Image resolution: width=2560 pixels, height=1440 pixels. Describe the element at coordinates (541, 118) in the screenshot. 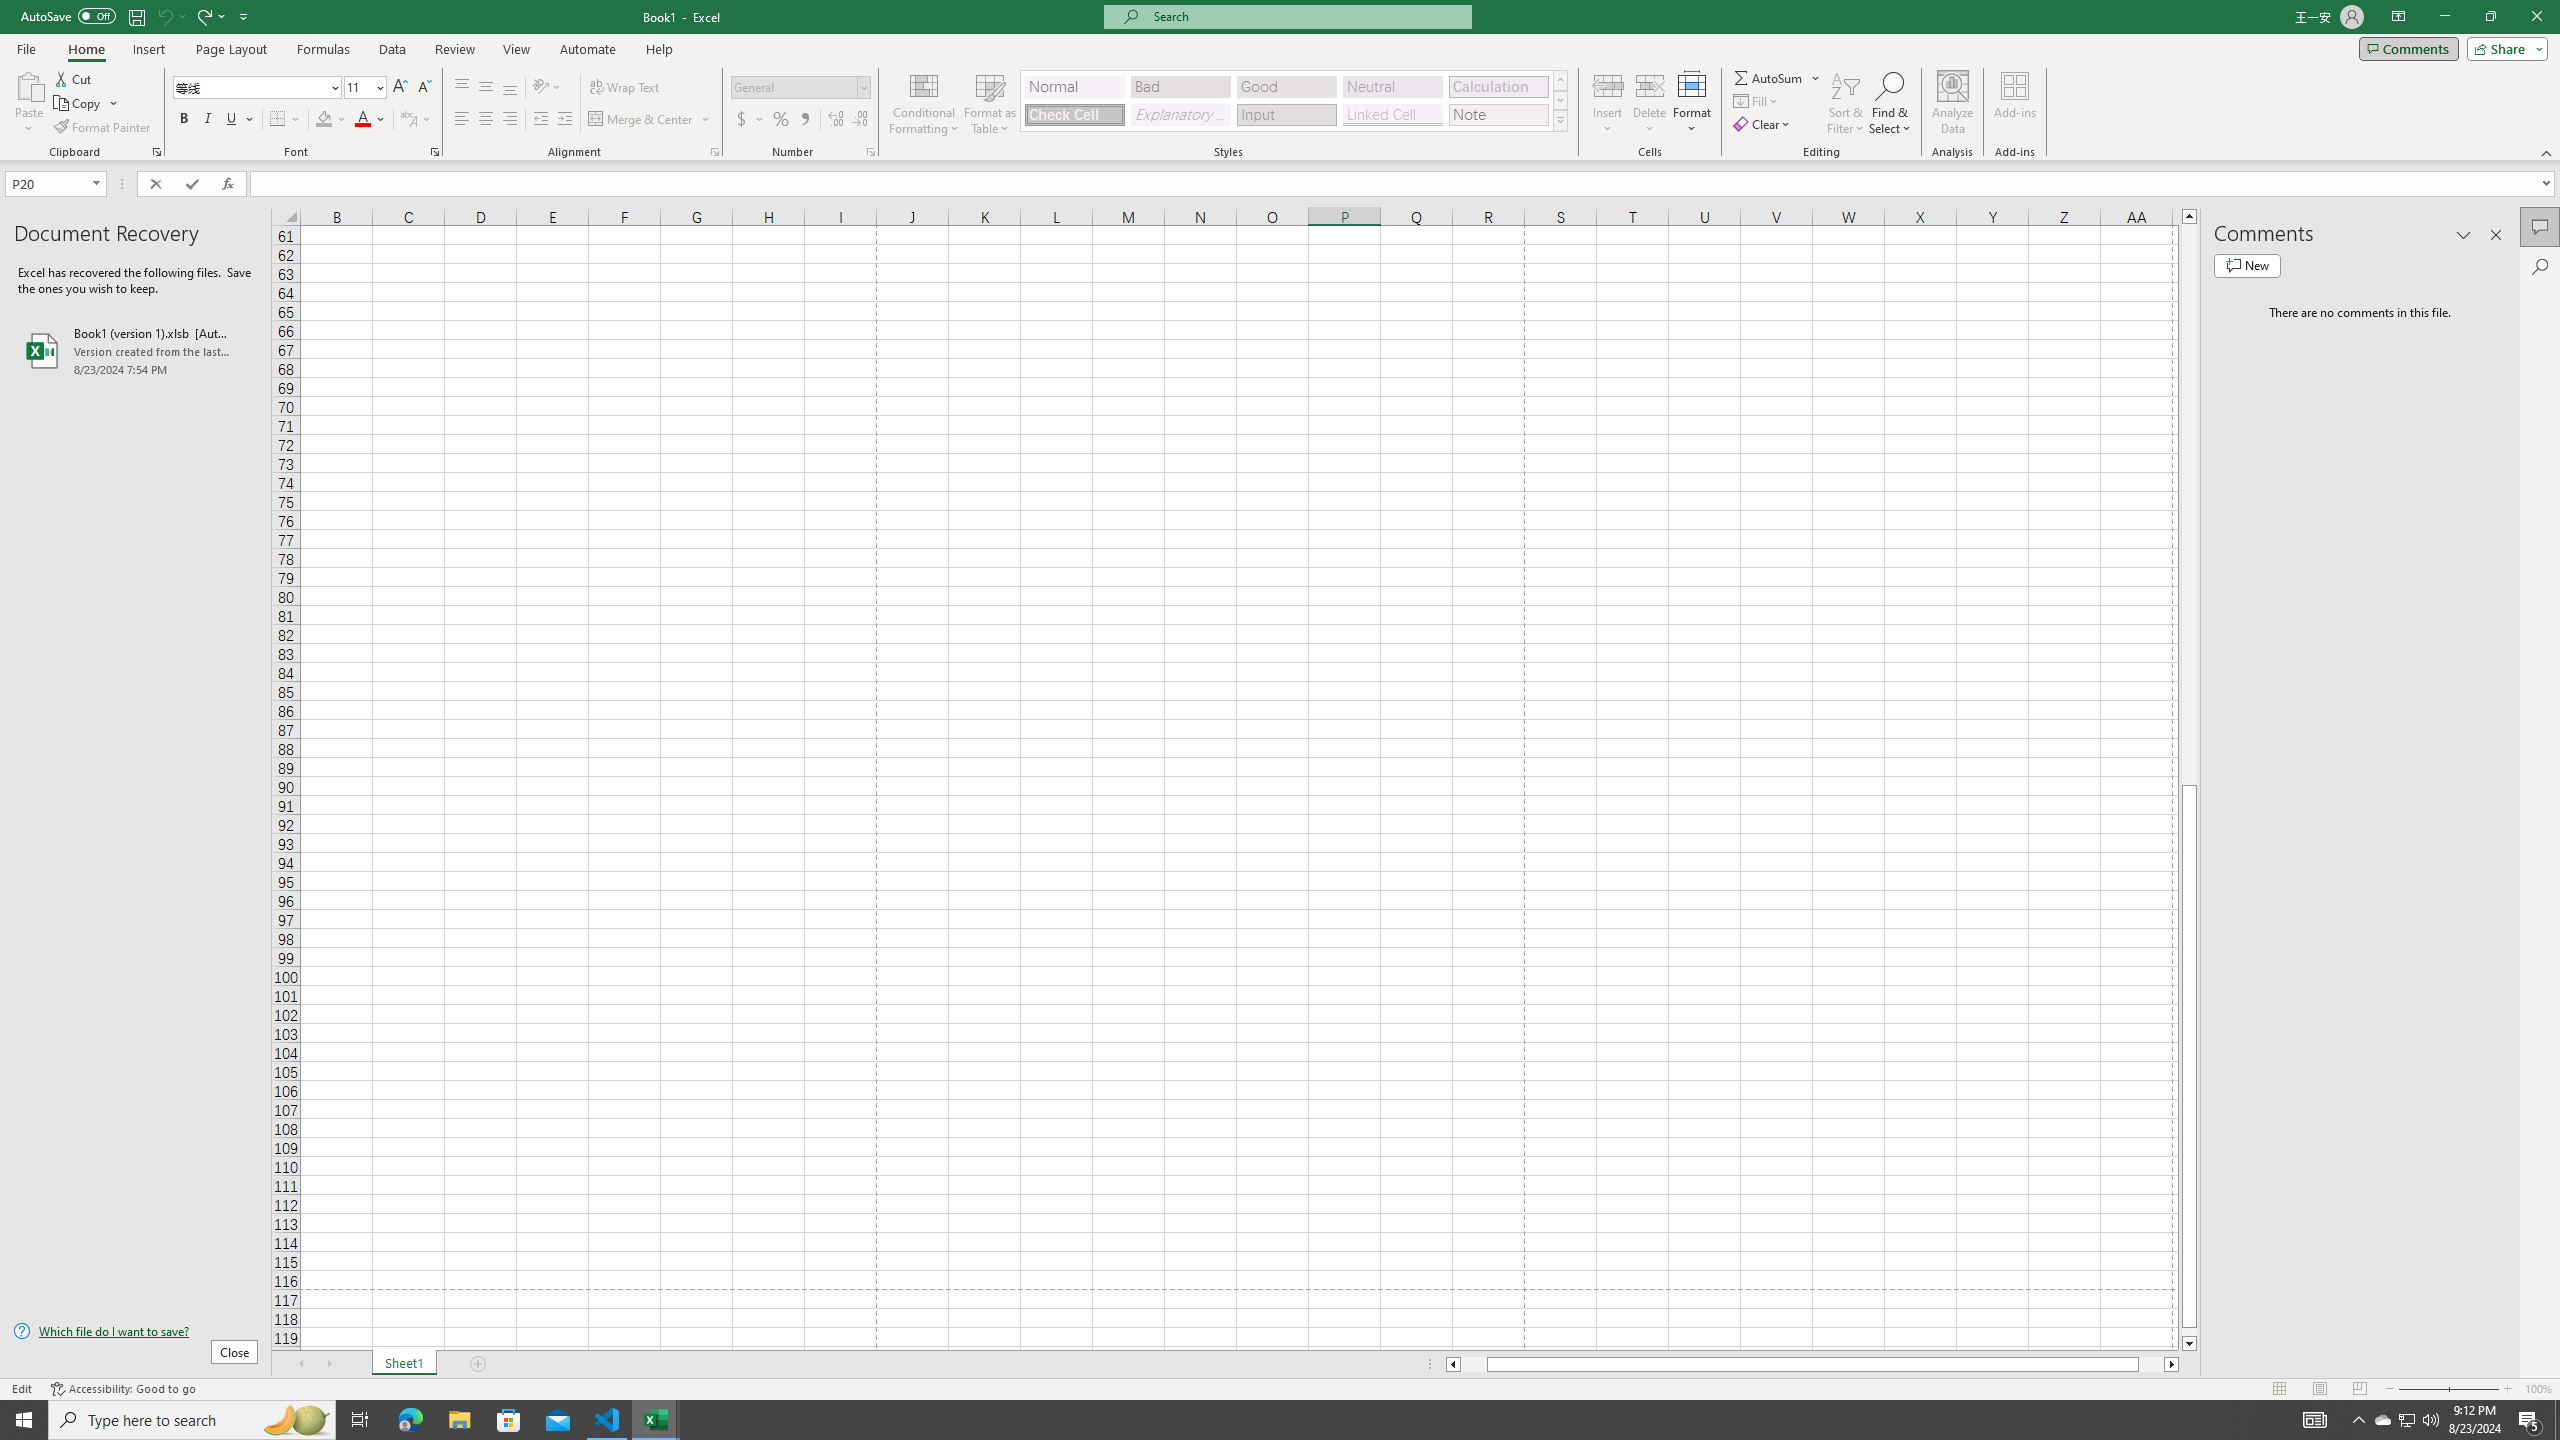

I see `'Decrease Indent'` at that location.